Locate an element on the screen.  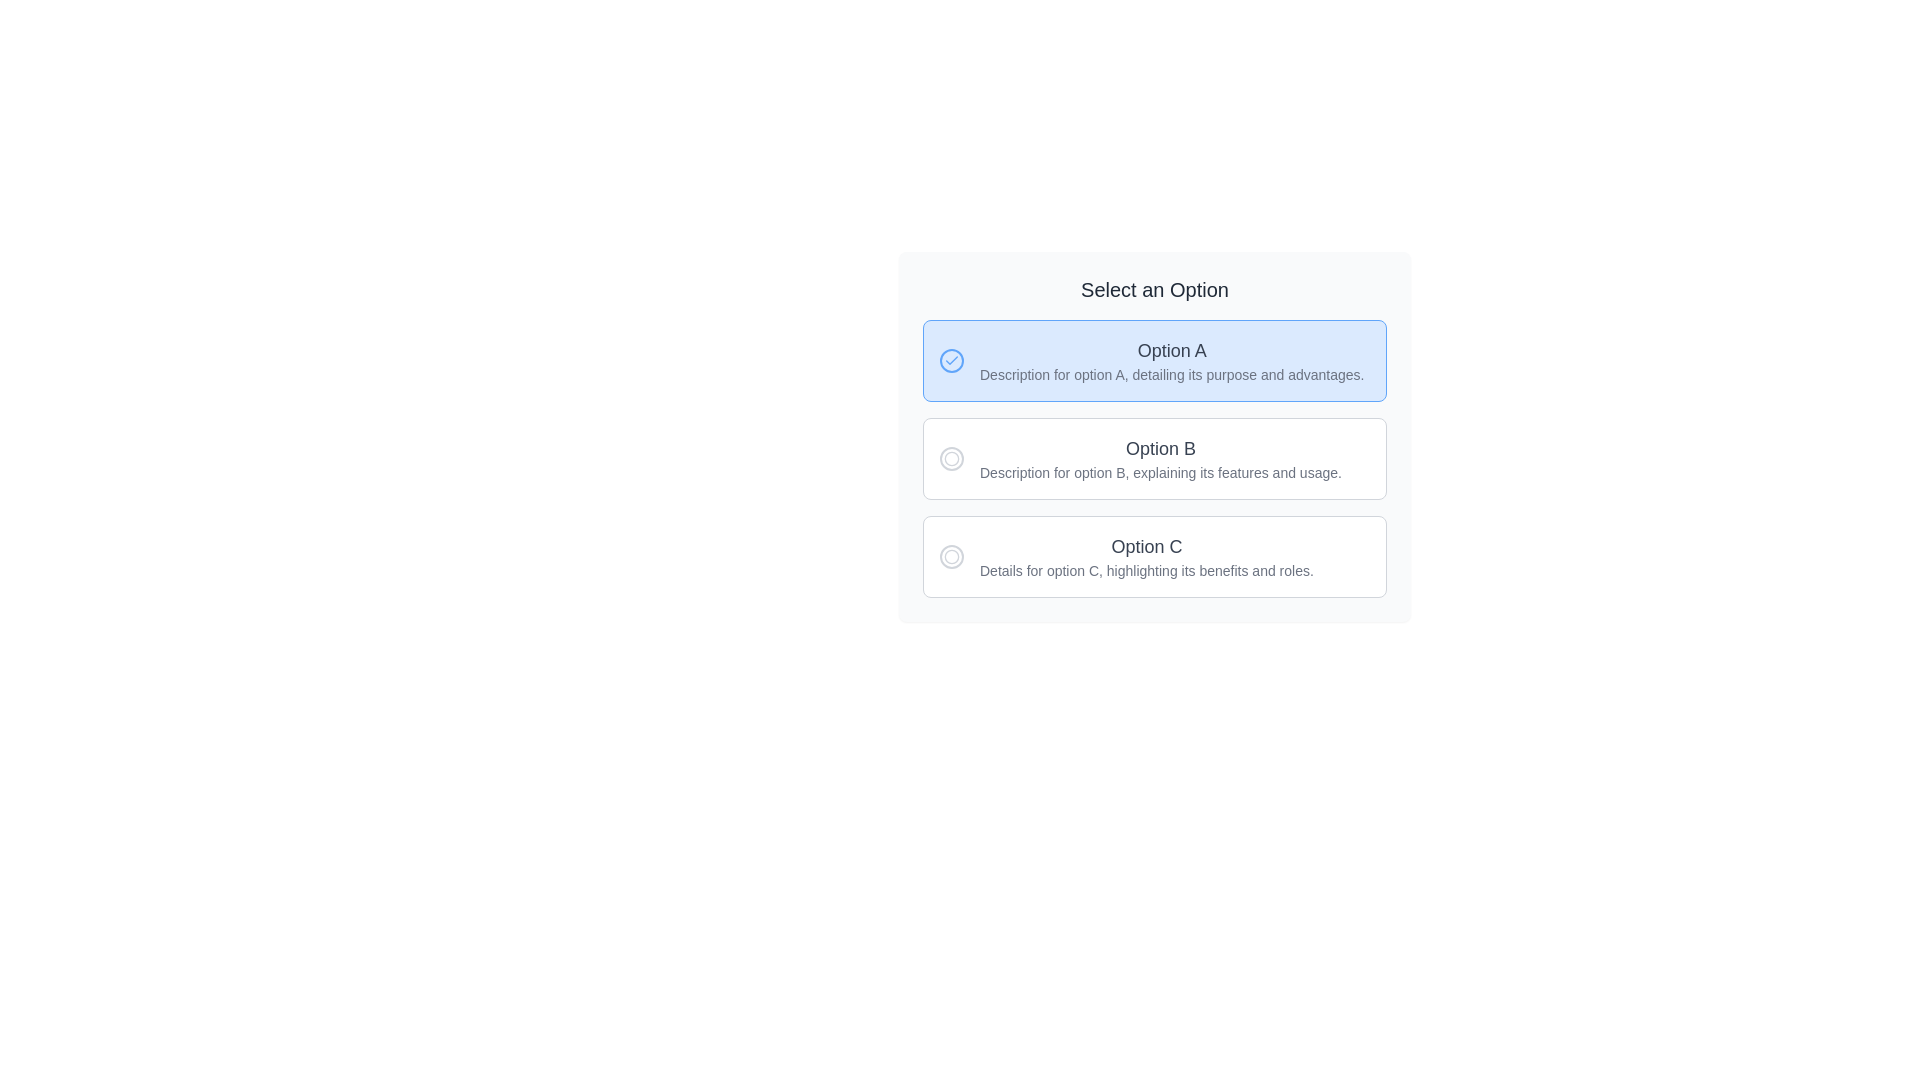
the first selectable list item labeled 'Option A' with a circular checkmark icon is located at coordinates (1155, 361).